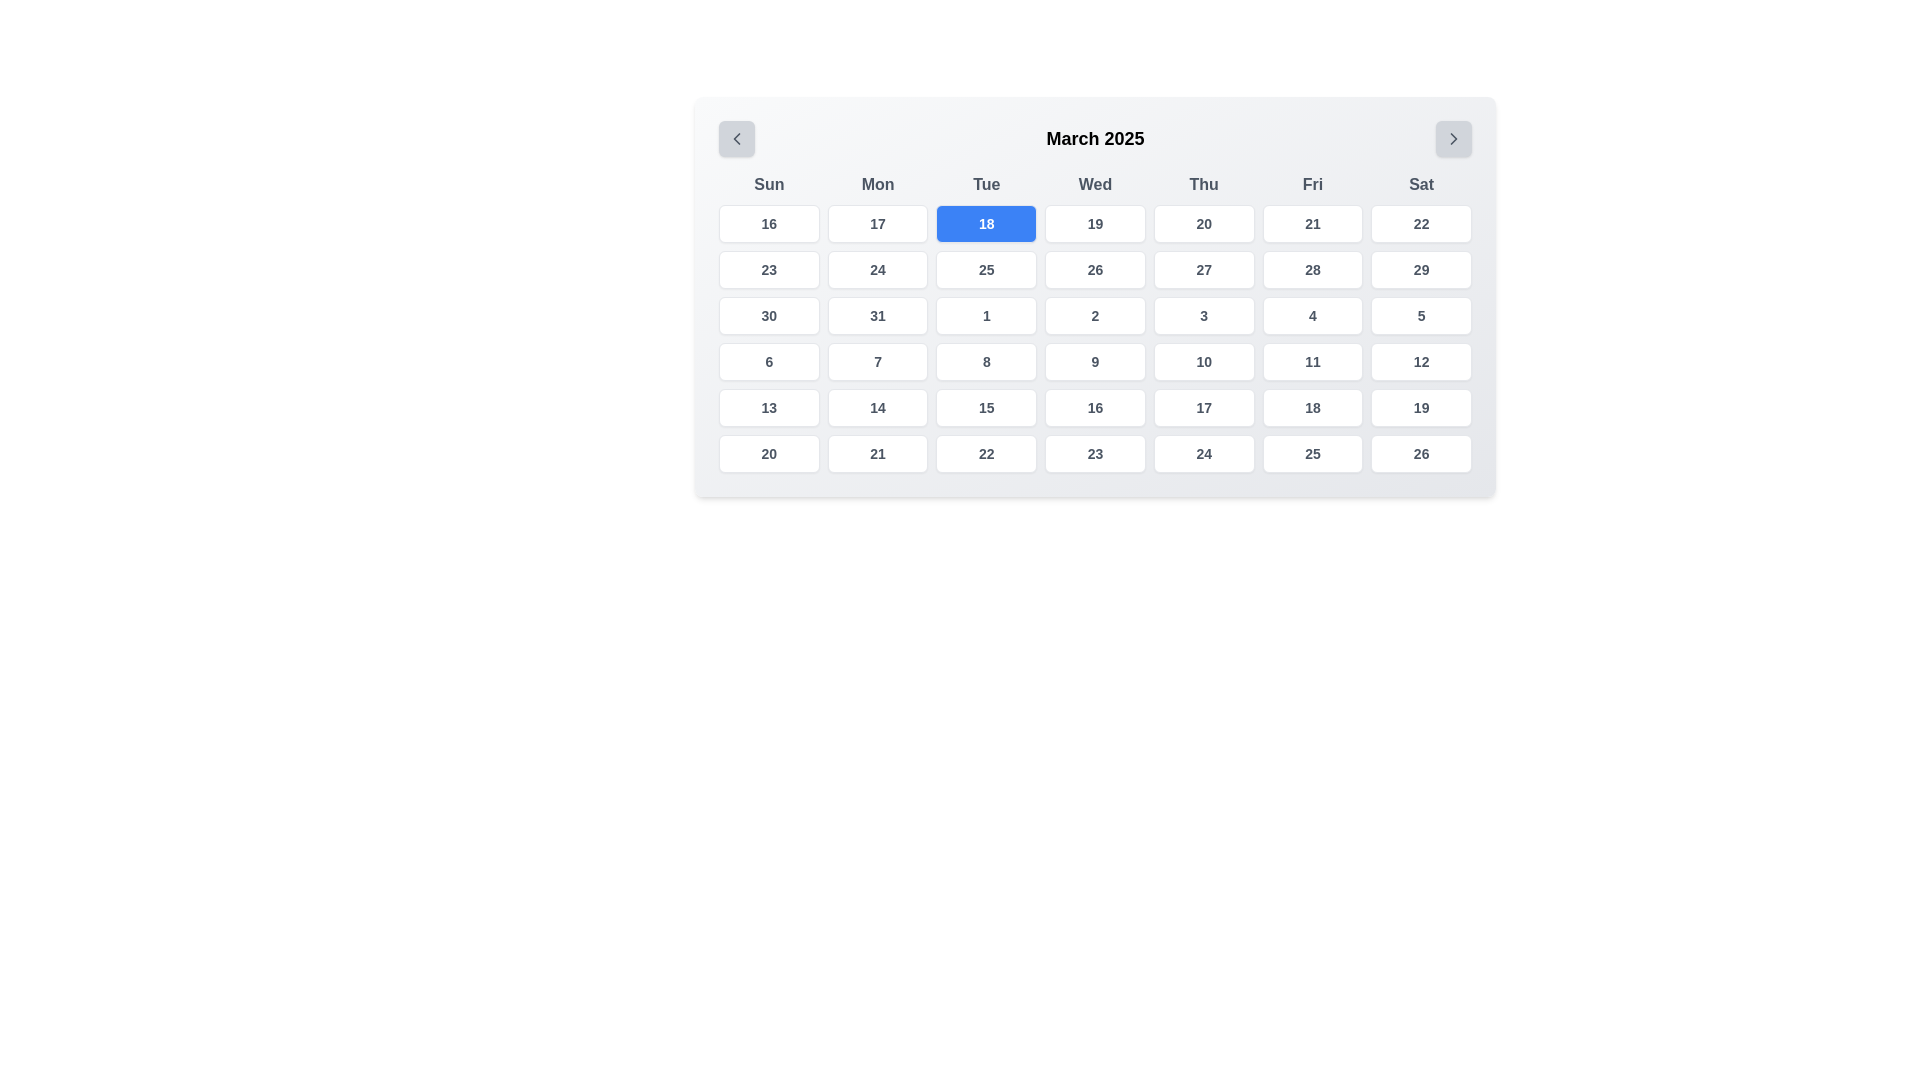  What do you see at coordinates (878, 315) in the screenshot?
I see `the calendar button displaying the date '31', located in the sixth row and third column of the calendar grid` at bounding box center [878, 315].